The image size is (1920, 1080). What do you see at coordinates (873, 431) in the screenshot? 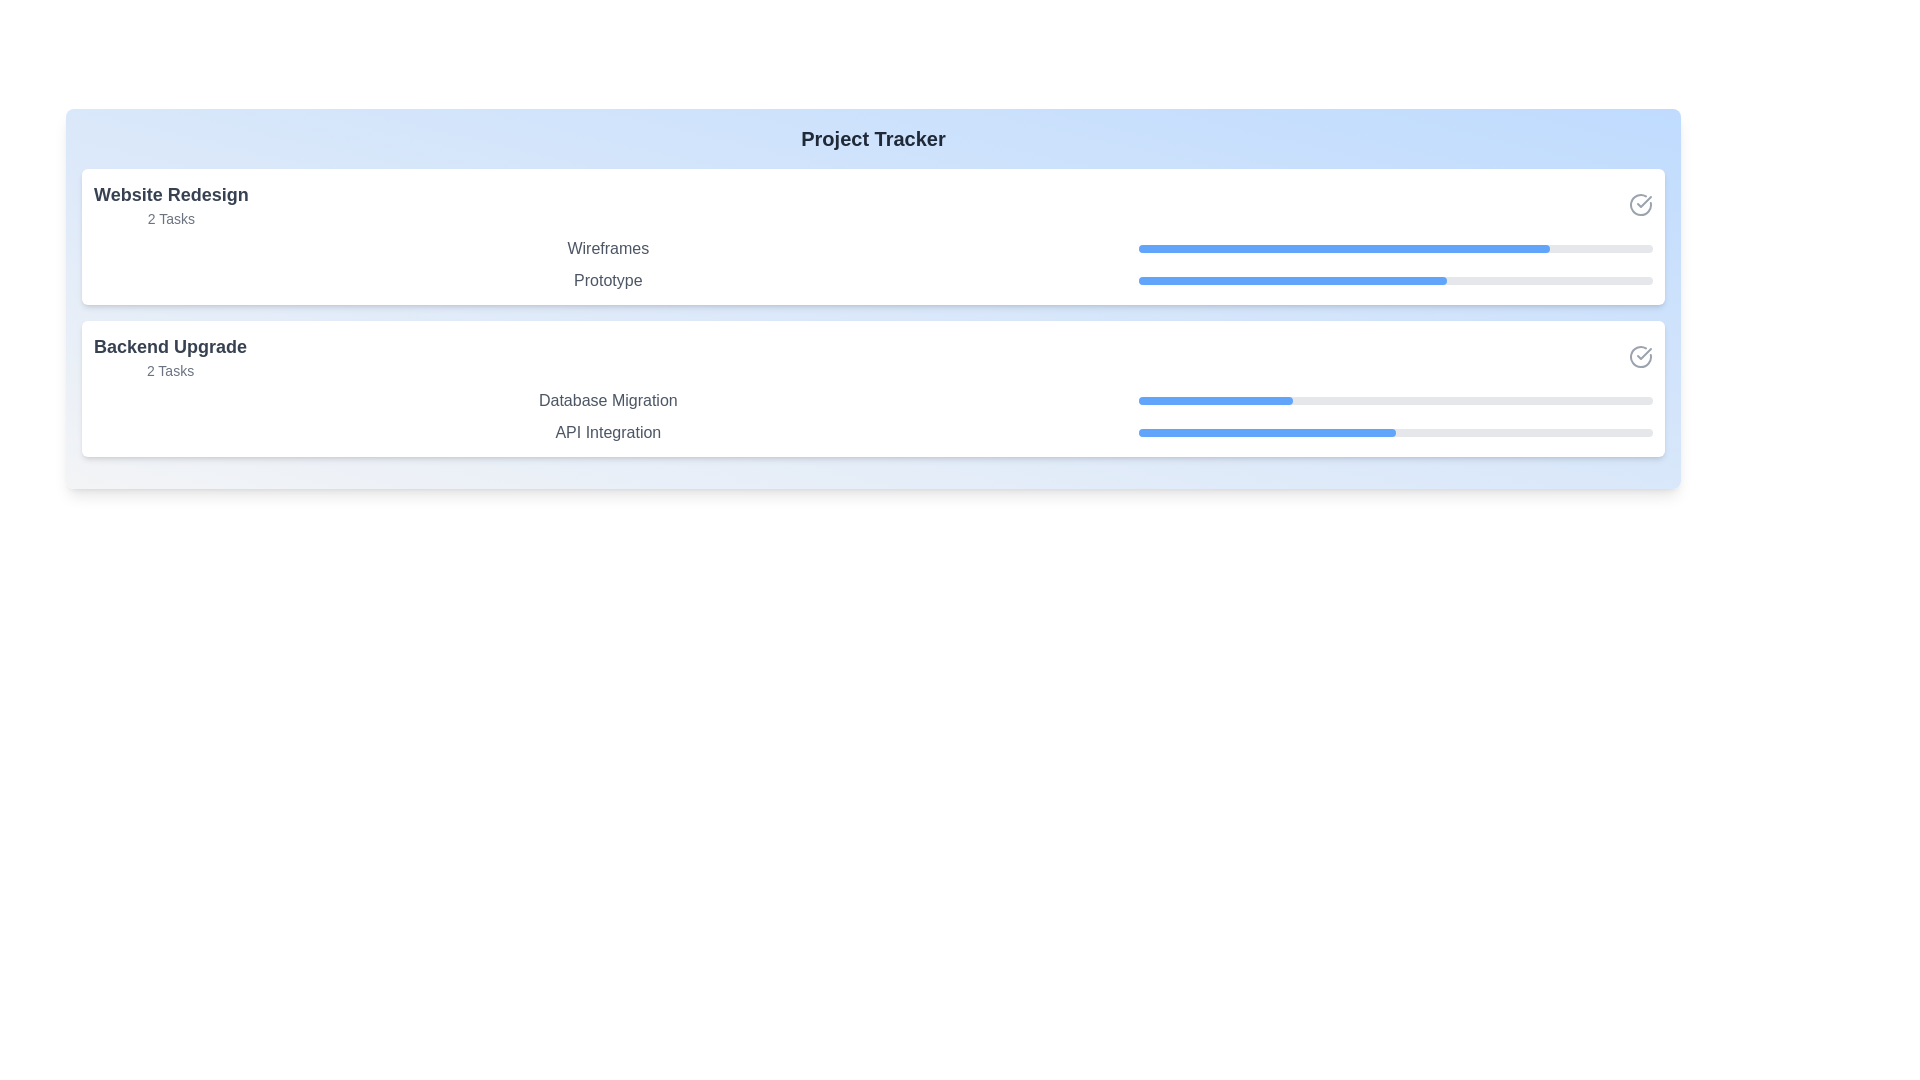
I see `details of the task item related to 'API Integration' located below the 'Database Migration' item in the 'Backend Upgrade' list by clicking on it` at bounding box center [873, 431].